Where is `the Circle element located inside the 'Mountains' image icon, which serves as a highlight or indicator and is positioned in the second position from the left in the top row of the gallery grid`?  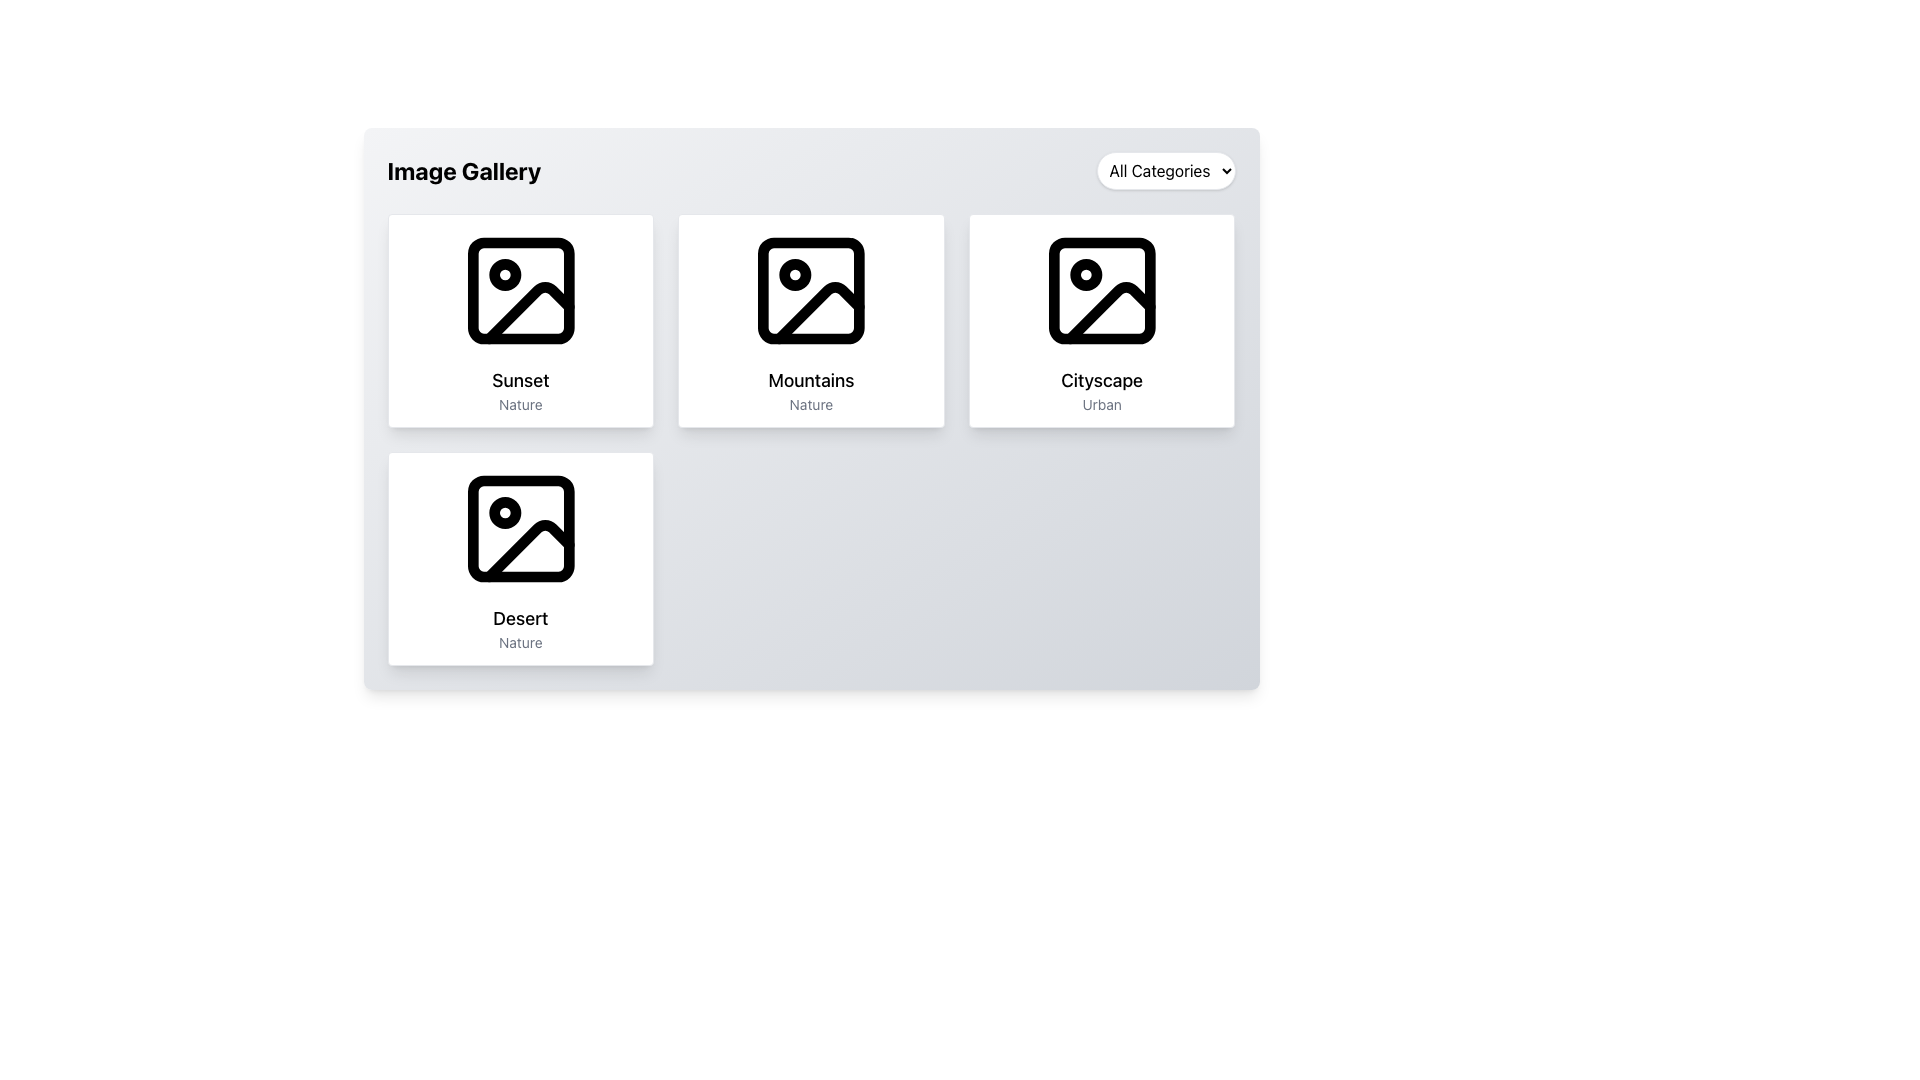
the Circle element located inside the 'Mountains' image icon, which serves as a highlight or indicator and is positioned in the second position from the left in the top row of the gallery grid is located at coordinates (794, 274).